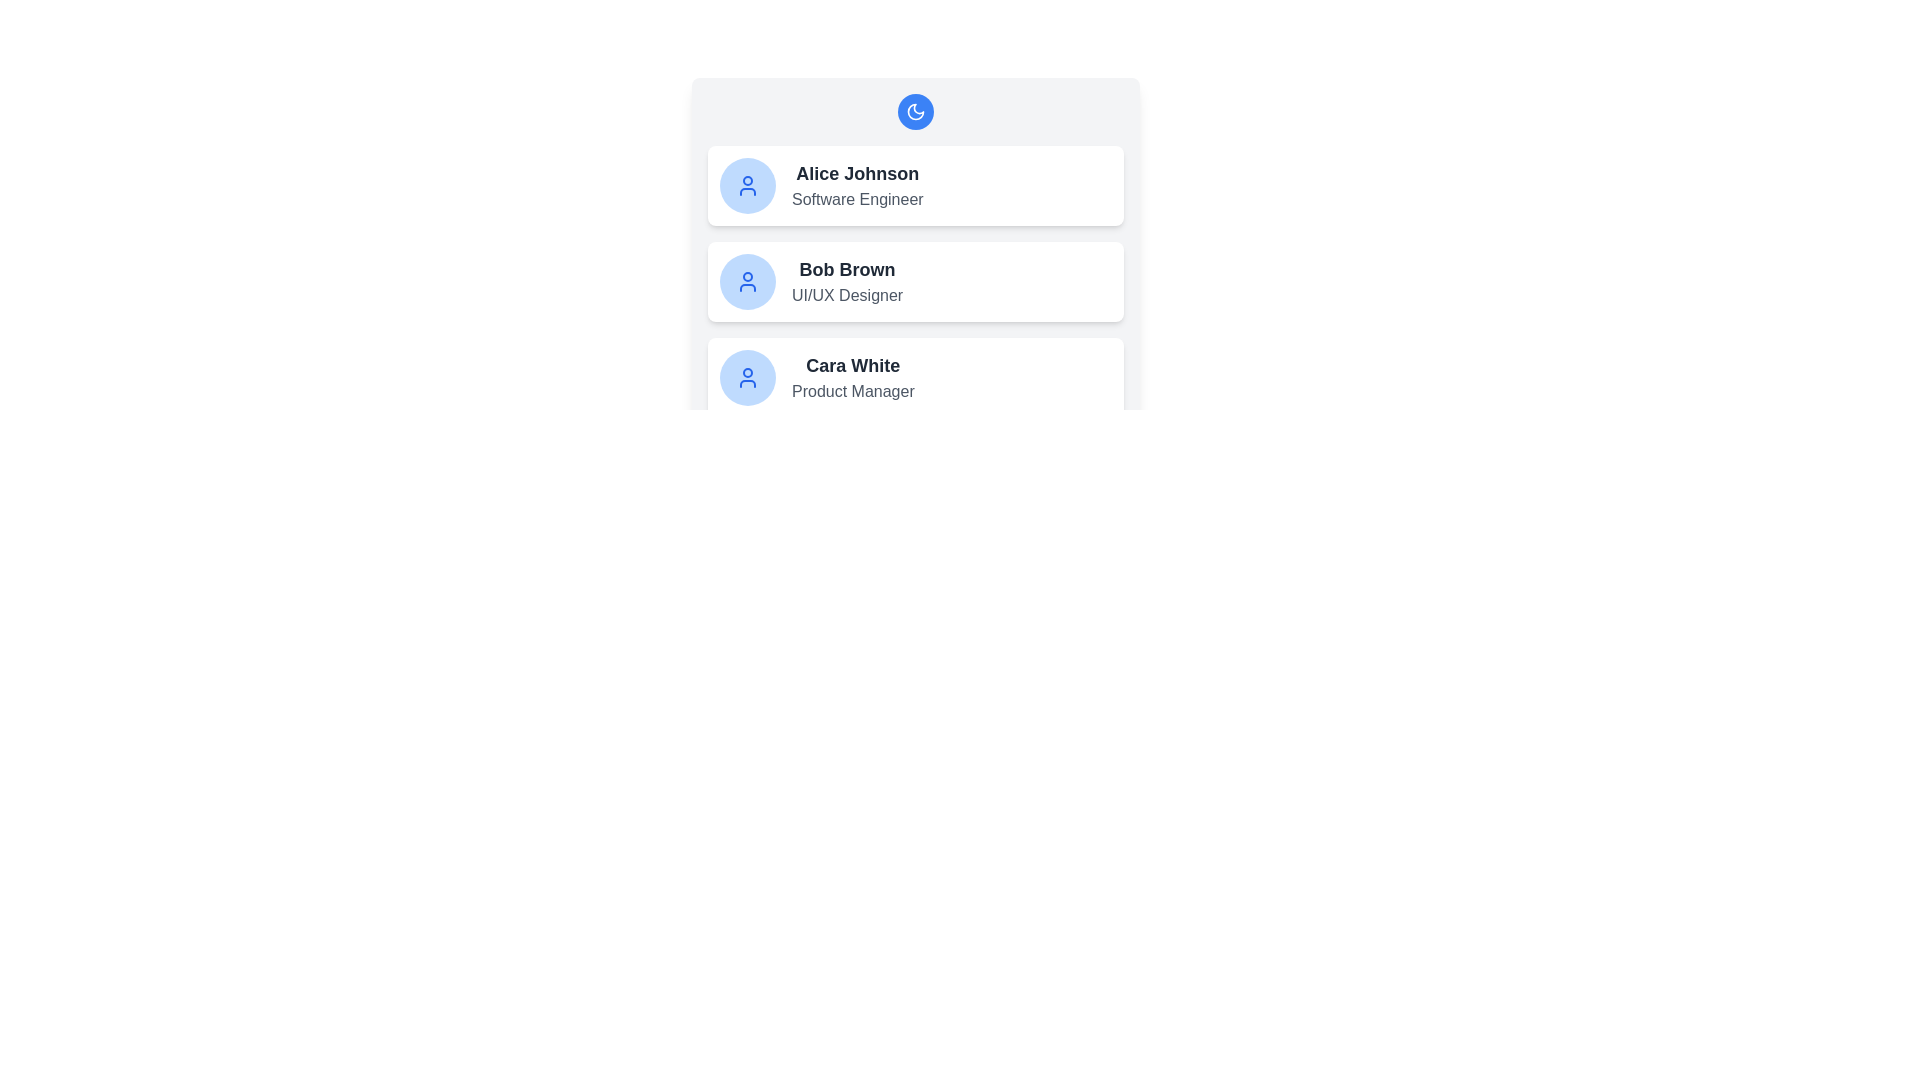 This screenshot has width=1920, height=1080. What do you see at coordinates (915, 111) in the screenshot?
I see `the theme toggle button located at the top center of the interface, above the user cards for Alice Johnson, Bob Brown, and Cara White, to observe the hover effect` at bounding box center [915, 111].